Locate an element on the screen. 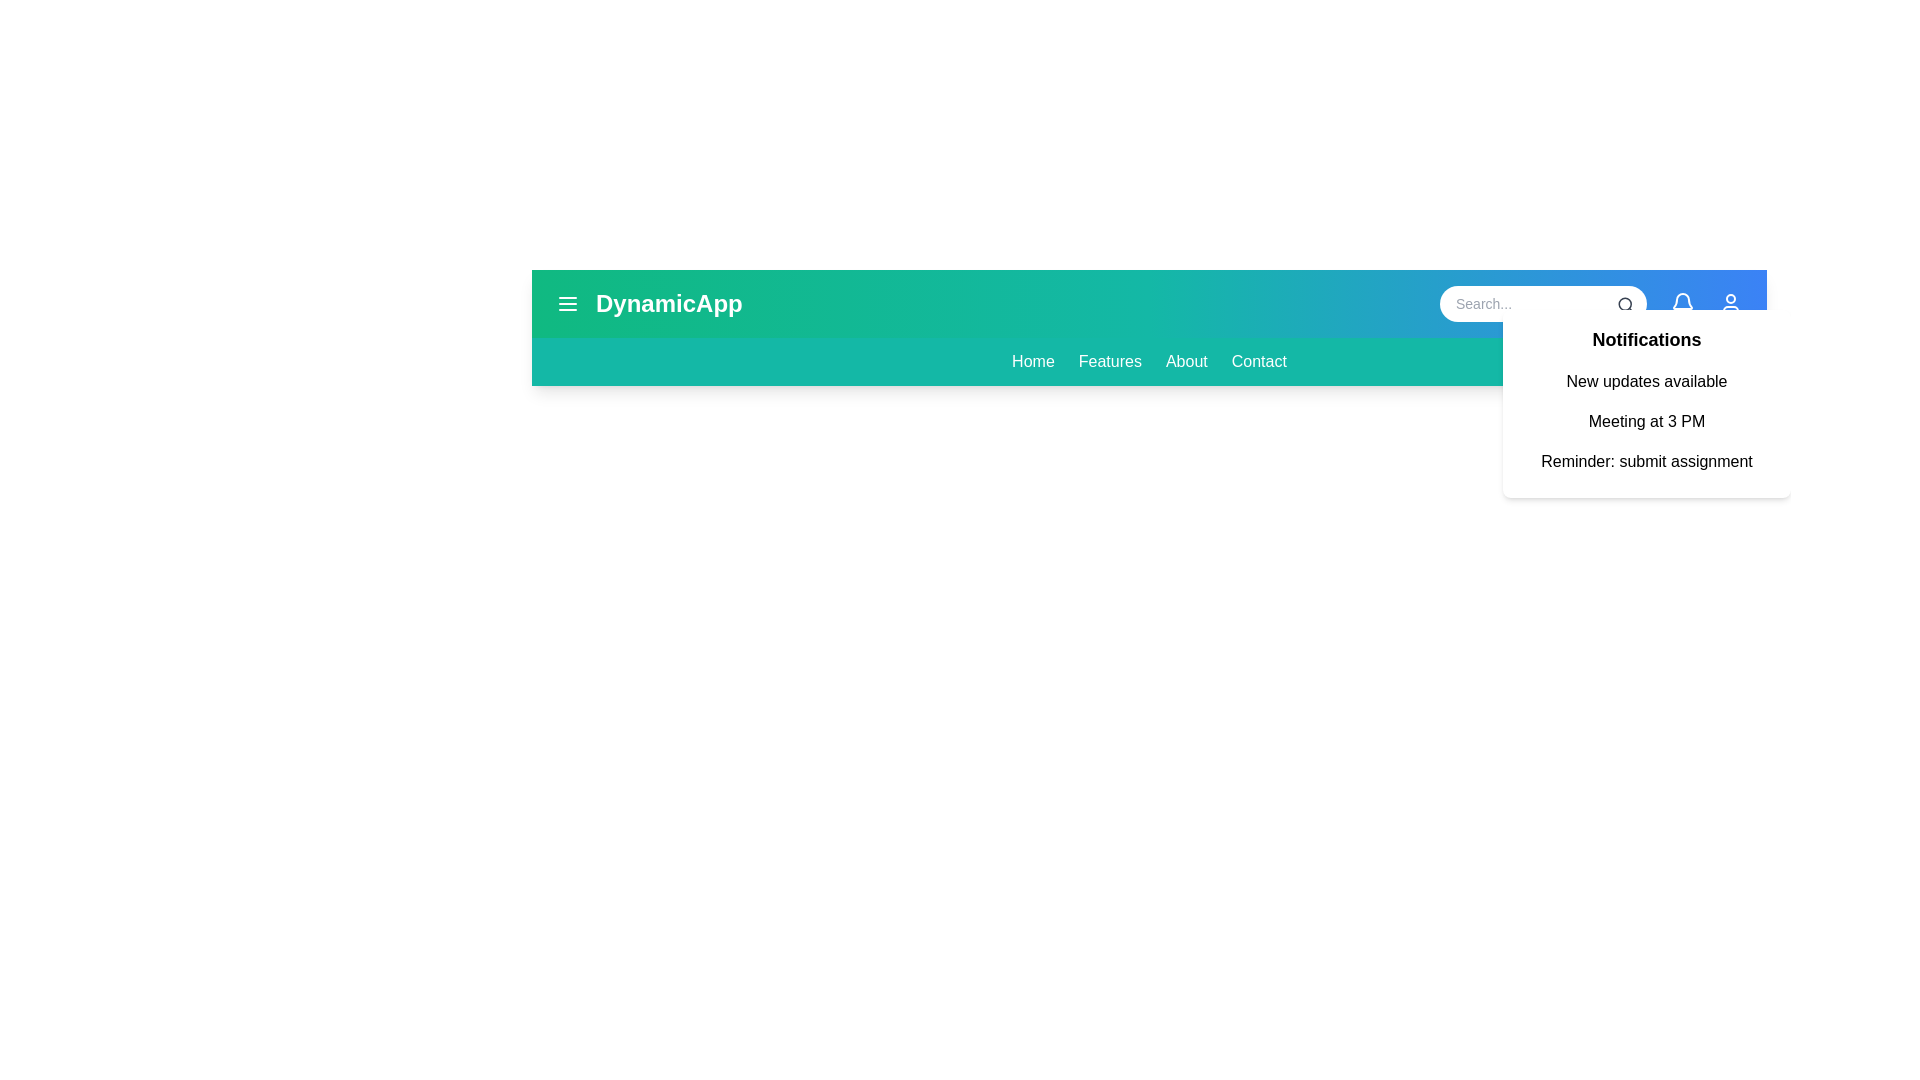 The image size is (1920, 1080). the navigation menu item 'Contact' to navigate to the respective section is located at coordinates (1258, 362).